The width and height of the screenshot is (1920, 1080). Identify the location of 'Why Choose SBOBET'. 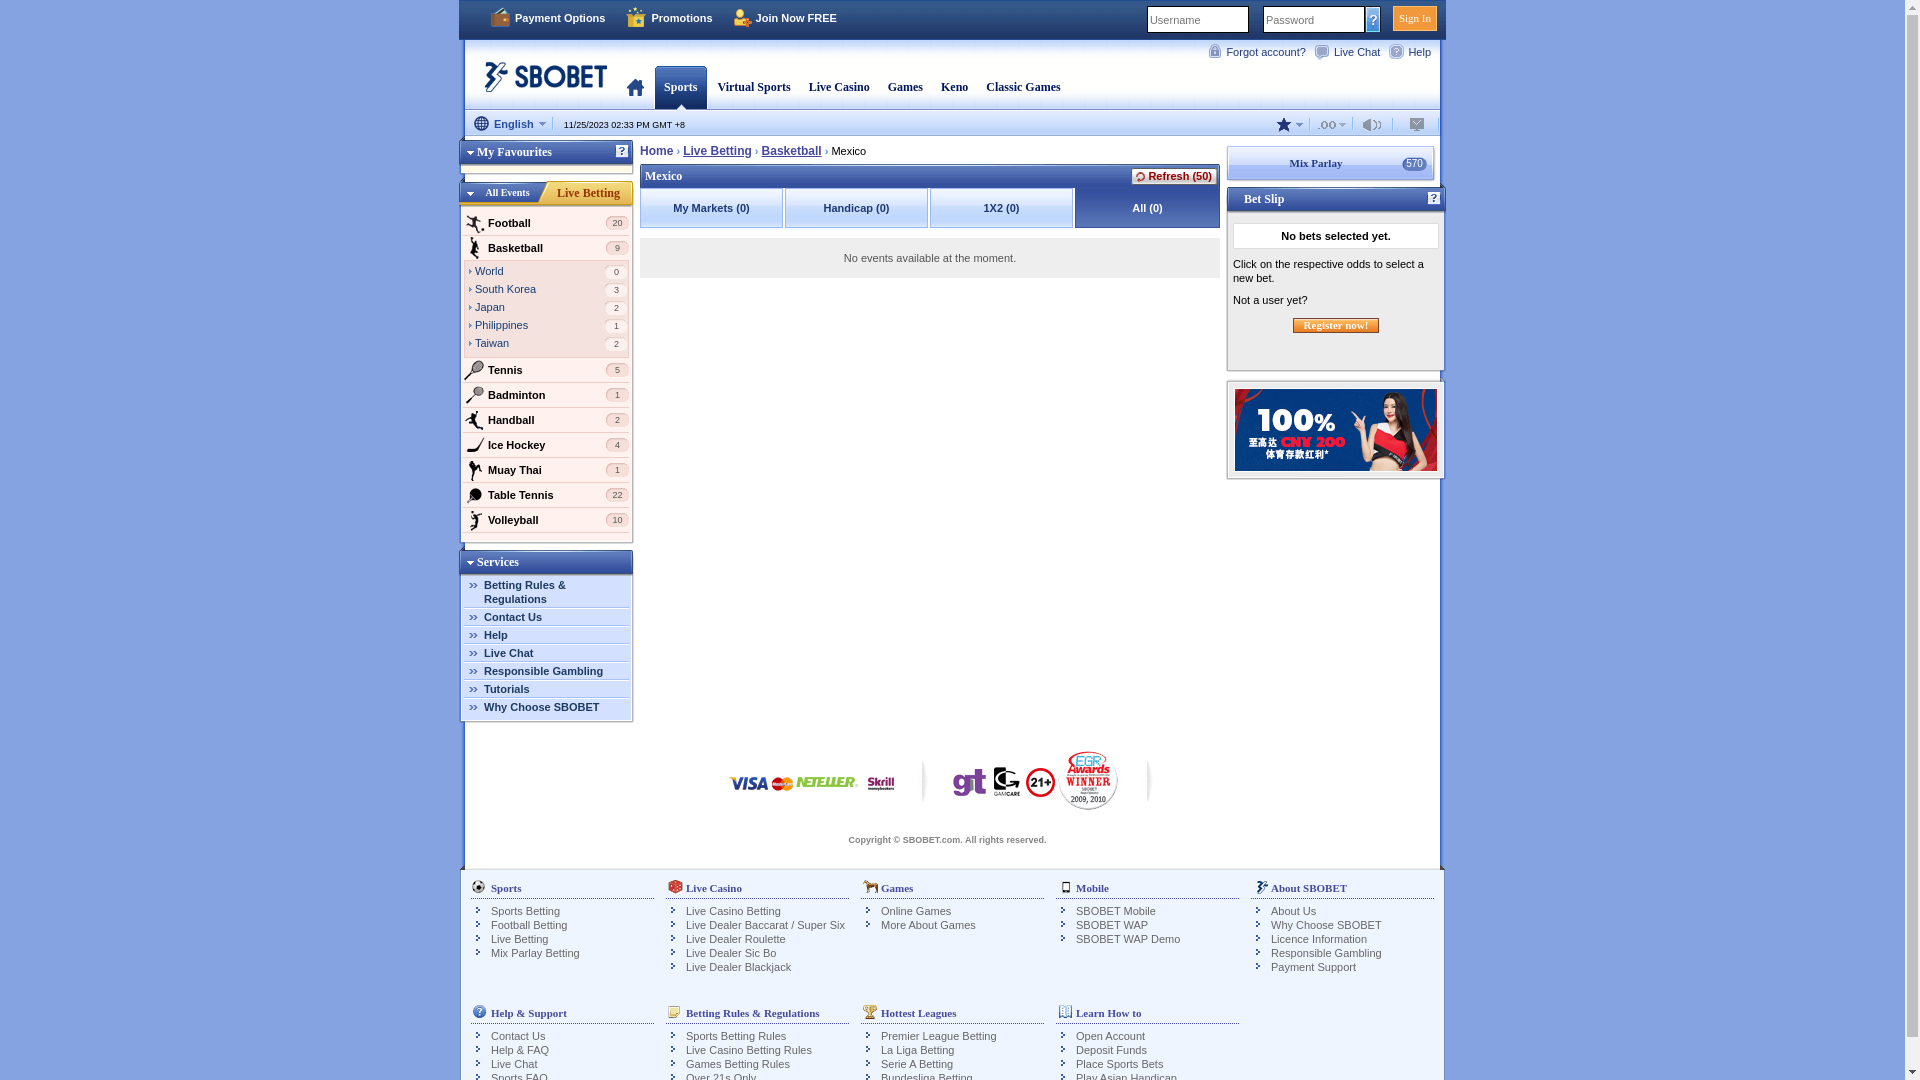
(542, 705).